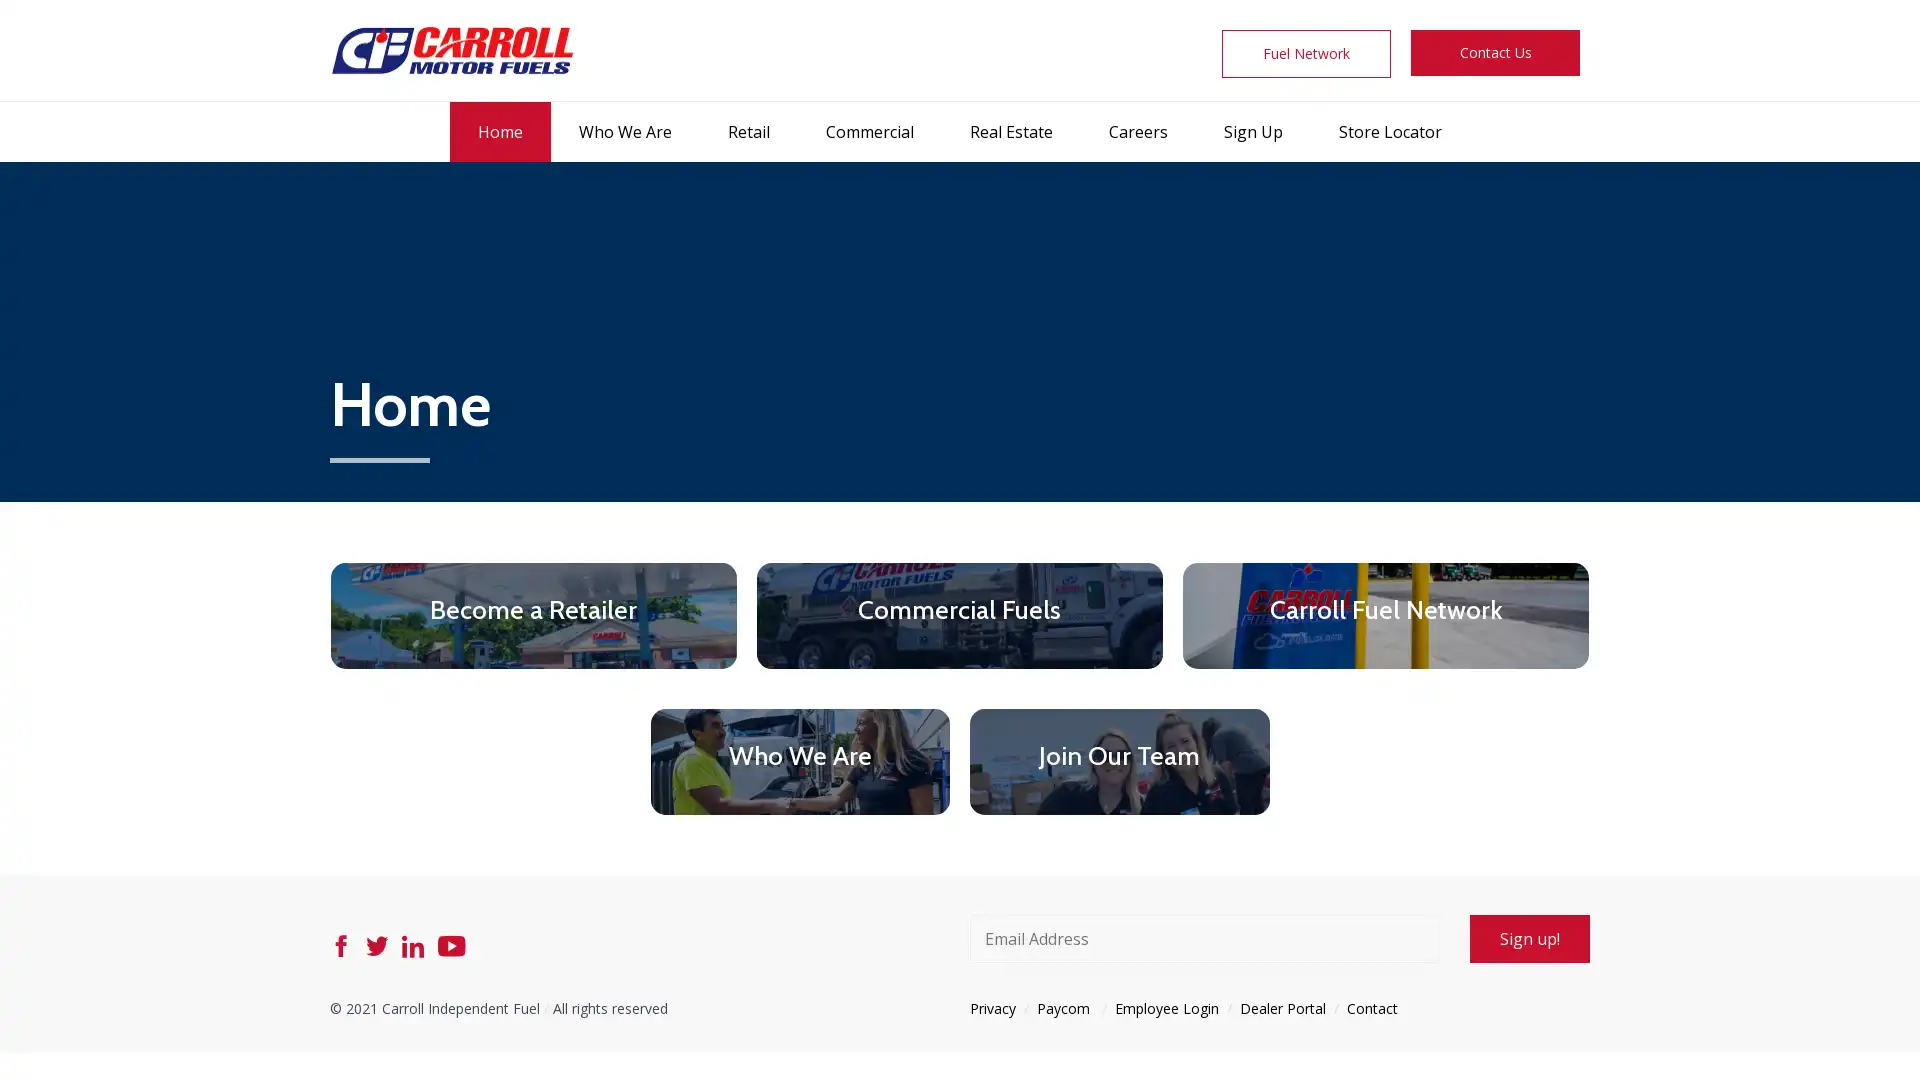  Describe the element at coordinates (1494, 52) in the screenshot. I see `Contact Us` at that location.